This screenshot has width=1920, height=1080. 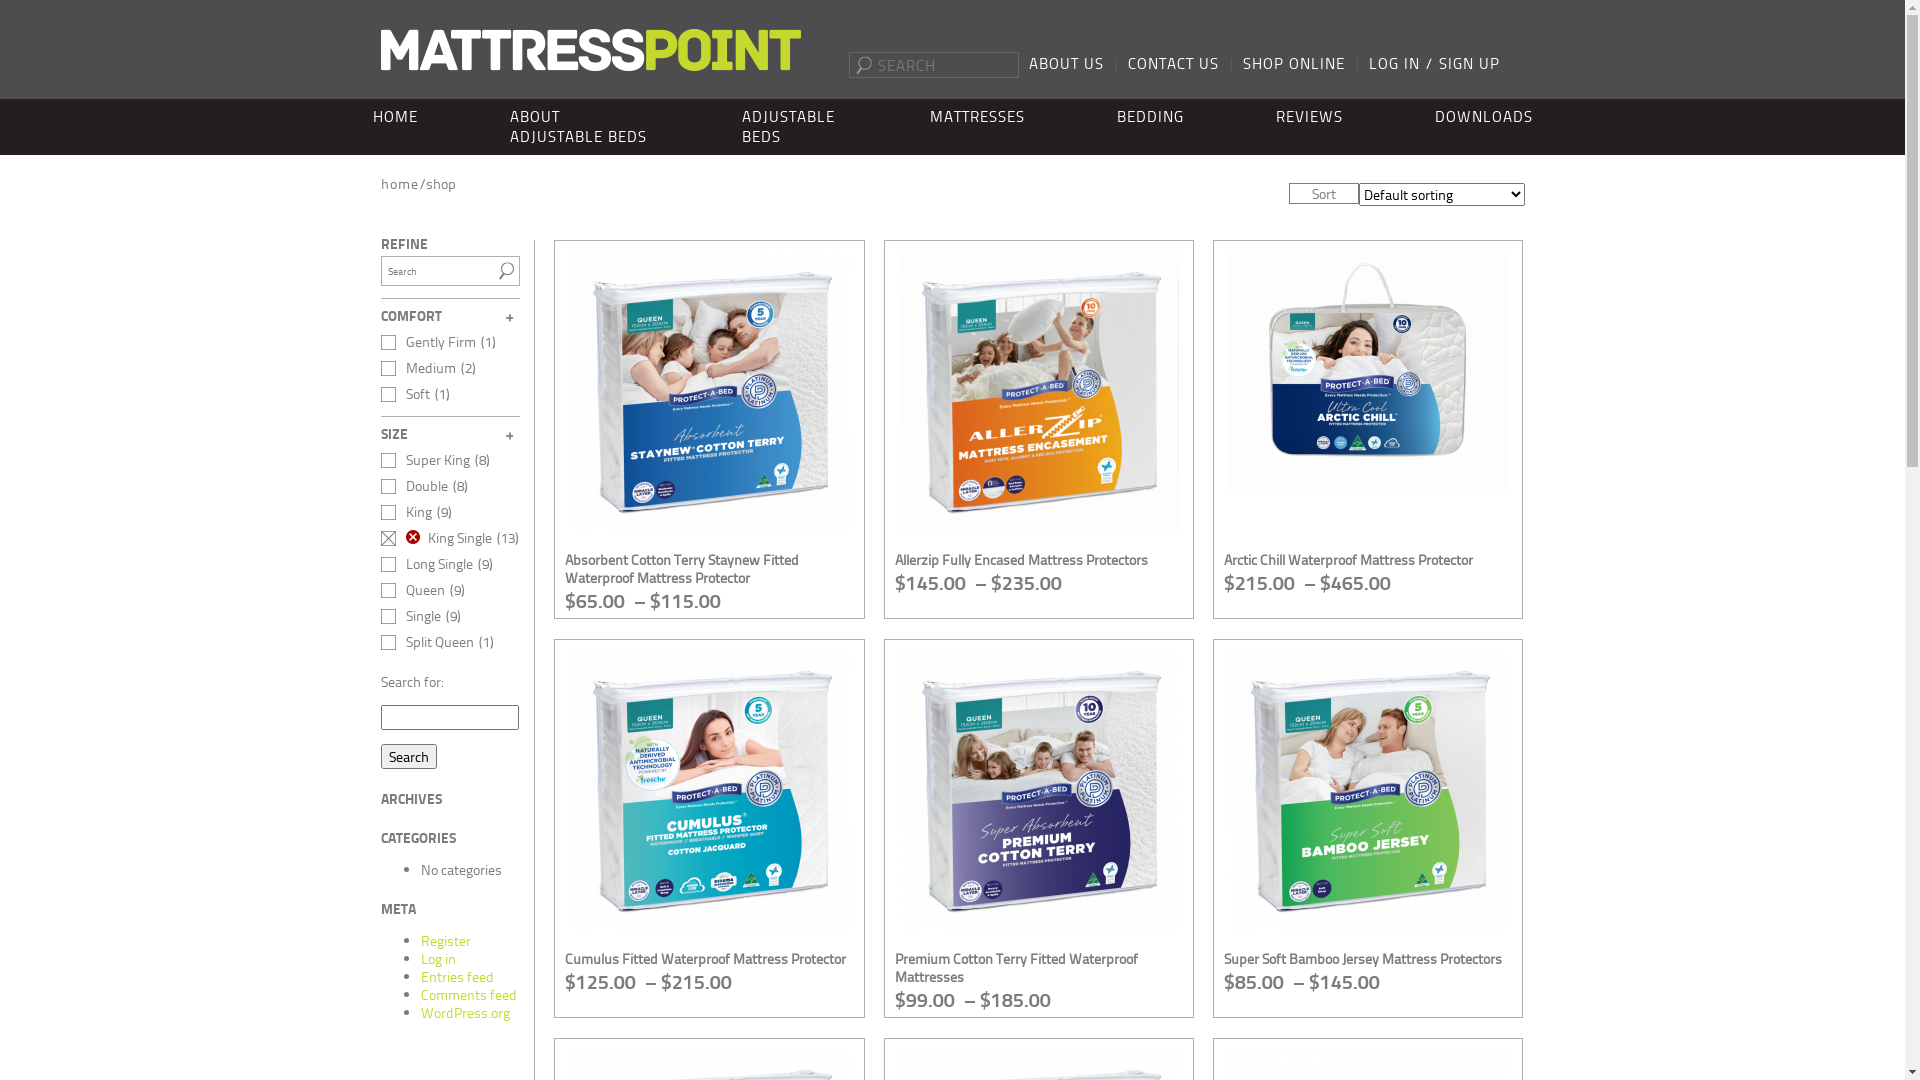 What do you see at coordinates (379, 486) in the screenshot?
I see `'Double'` at bounding box center [379, 486].